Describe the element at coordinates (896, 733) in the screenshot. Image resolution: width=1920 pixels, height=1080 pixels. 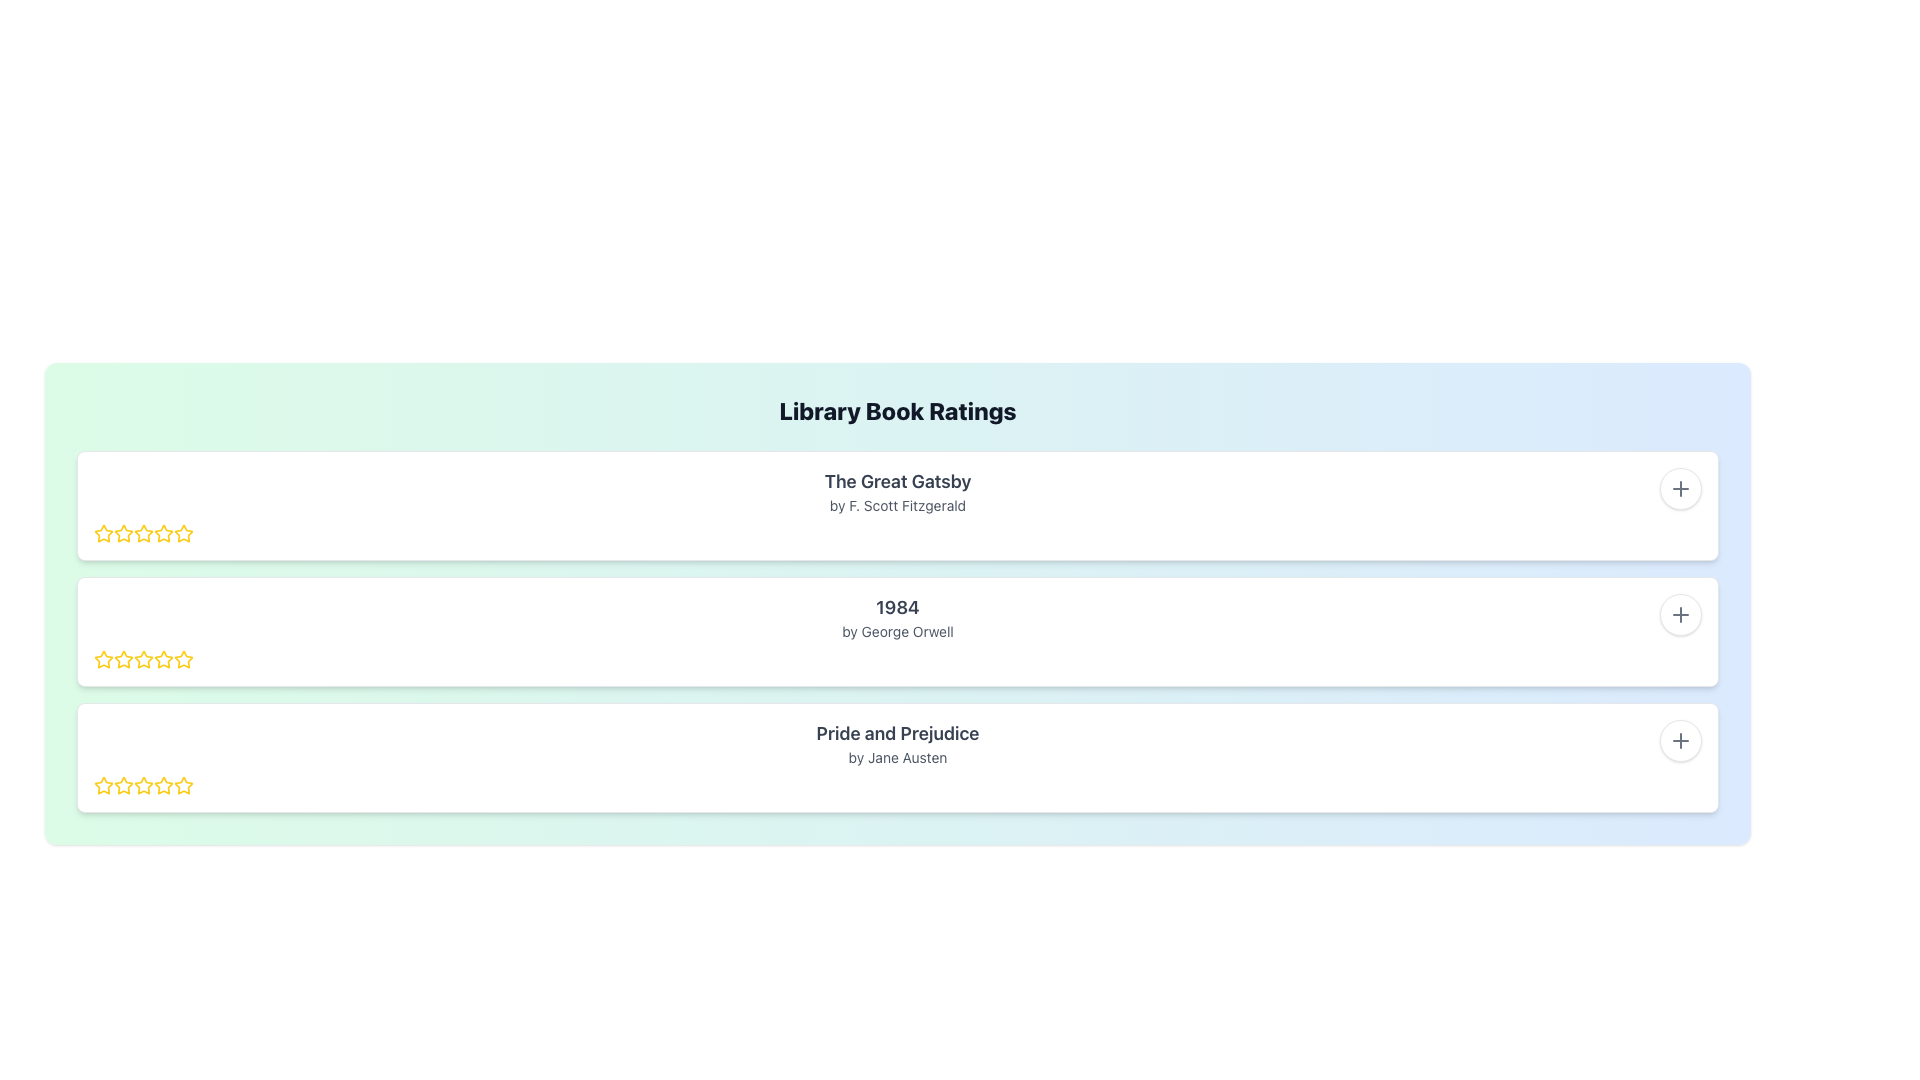
I see `the text label 'Pride and Prejudice' displayed in a bold, large font with a dark gray color, located in the third row under the heading 'Library Book Ratings'` at that location.